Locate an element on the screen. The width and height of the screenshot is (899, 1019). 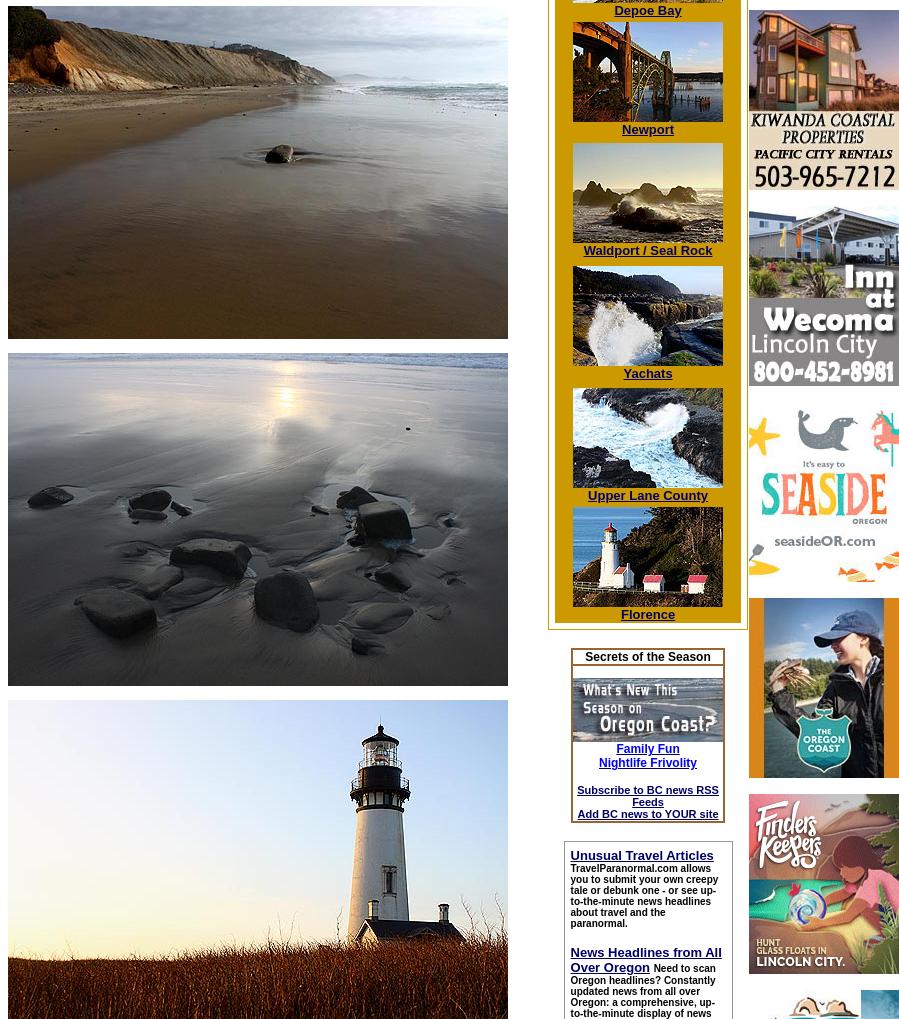
'Depoe Bay' is located at coordinates (646, 8).